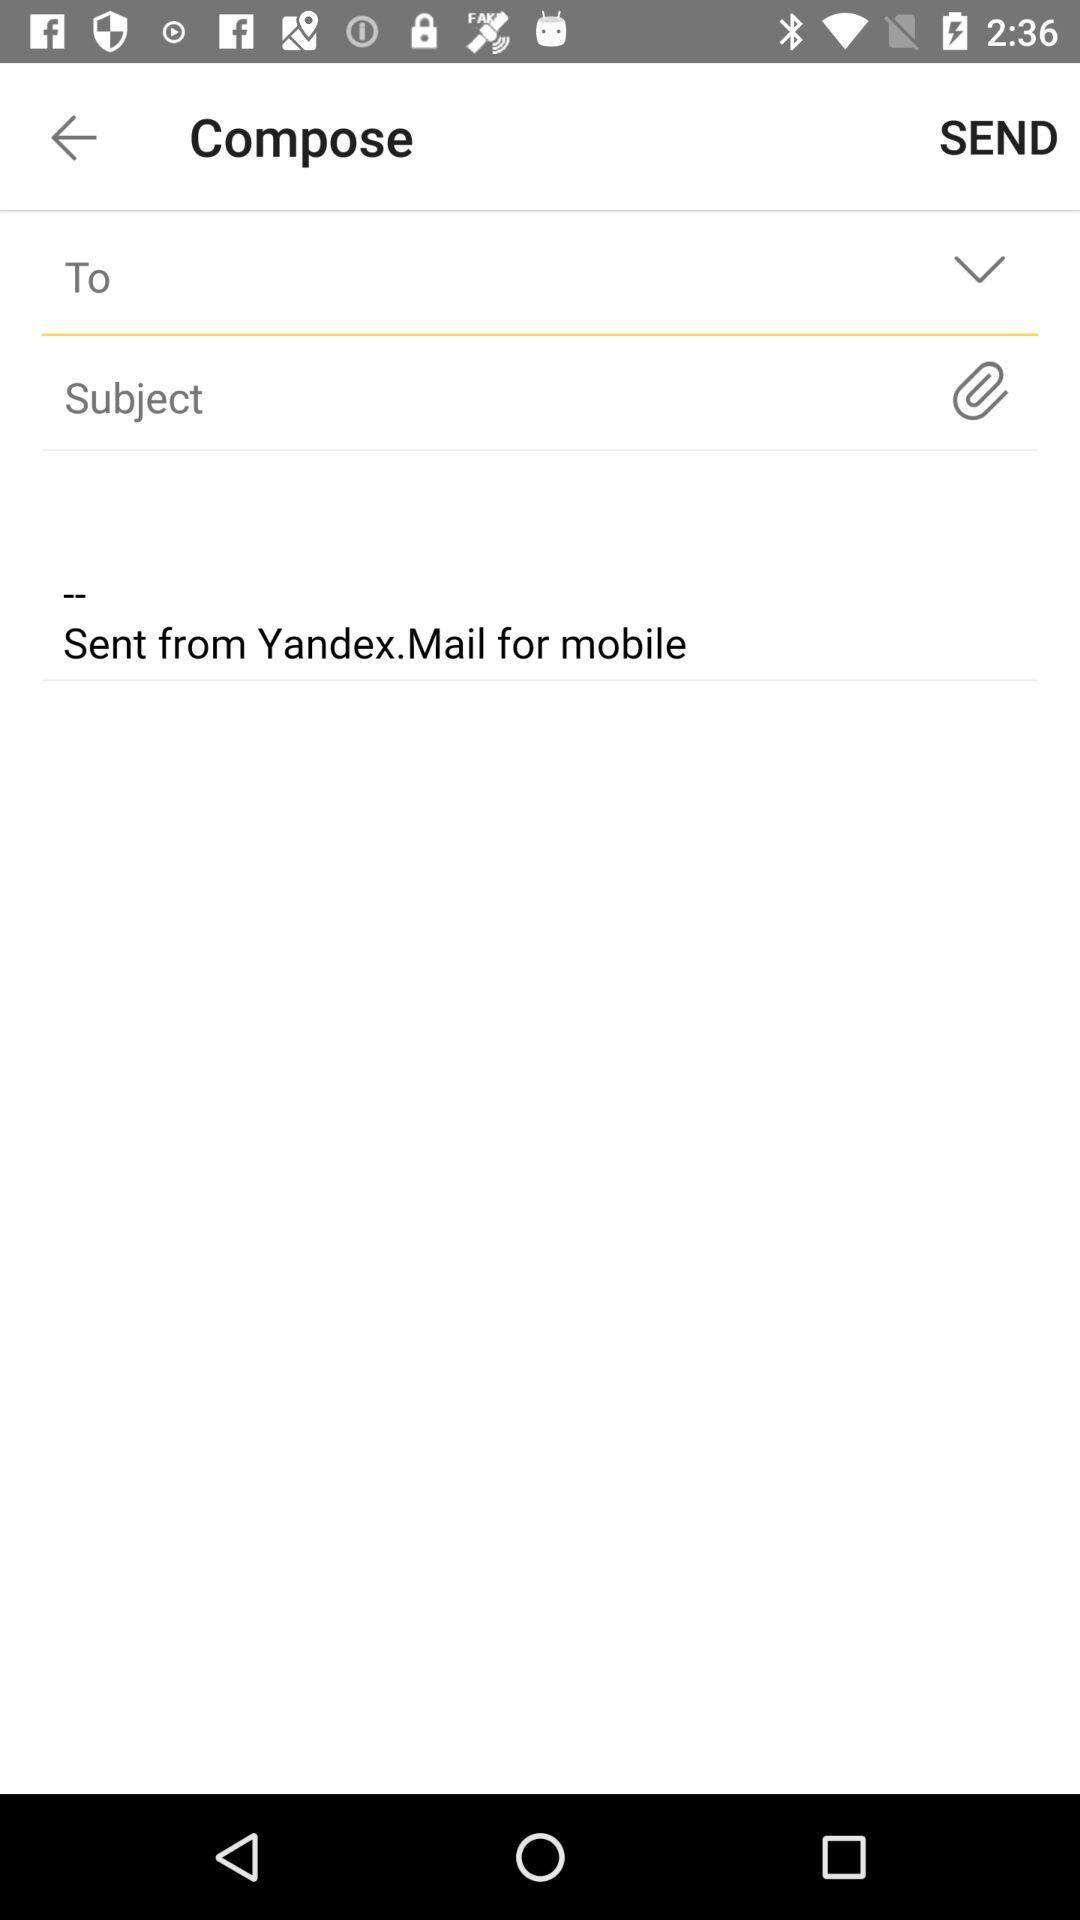  What do you see at coordinates (978, 275) in the screenshot?
I see `the expand_more icon` at bounding box center [978, 275].